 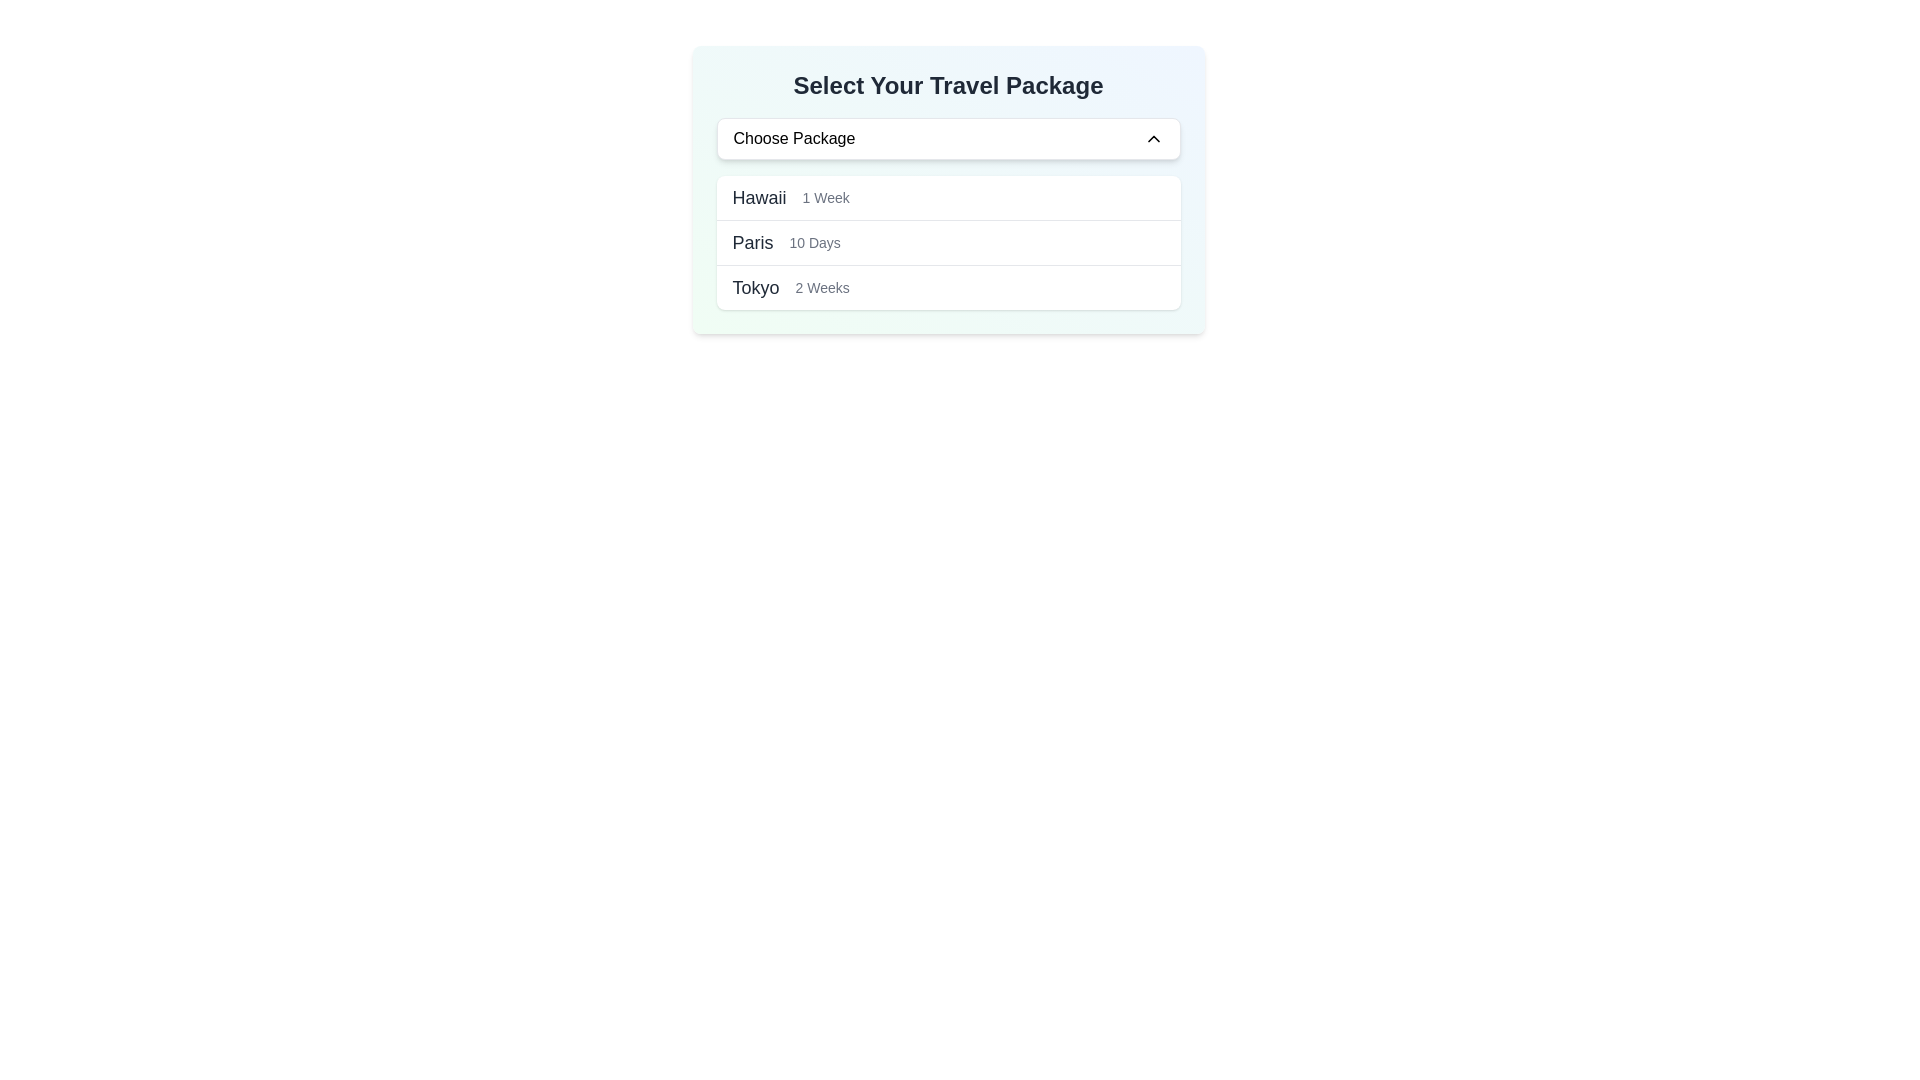 I want to click on the list item displaying 'Paris' in a selection menu, so click(x=947, y=241).